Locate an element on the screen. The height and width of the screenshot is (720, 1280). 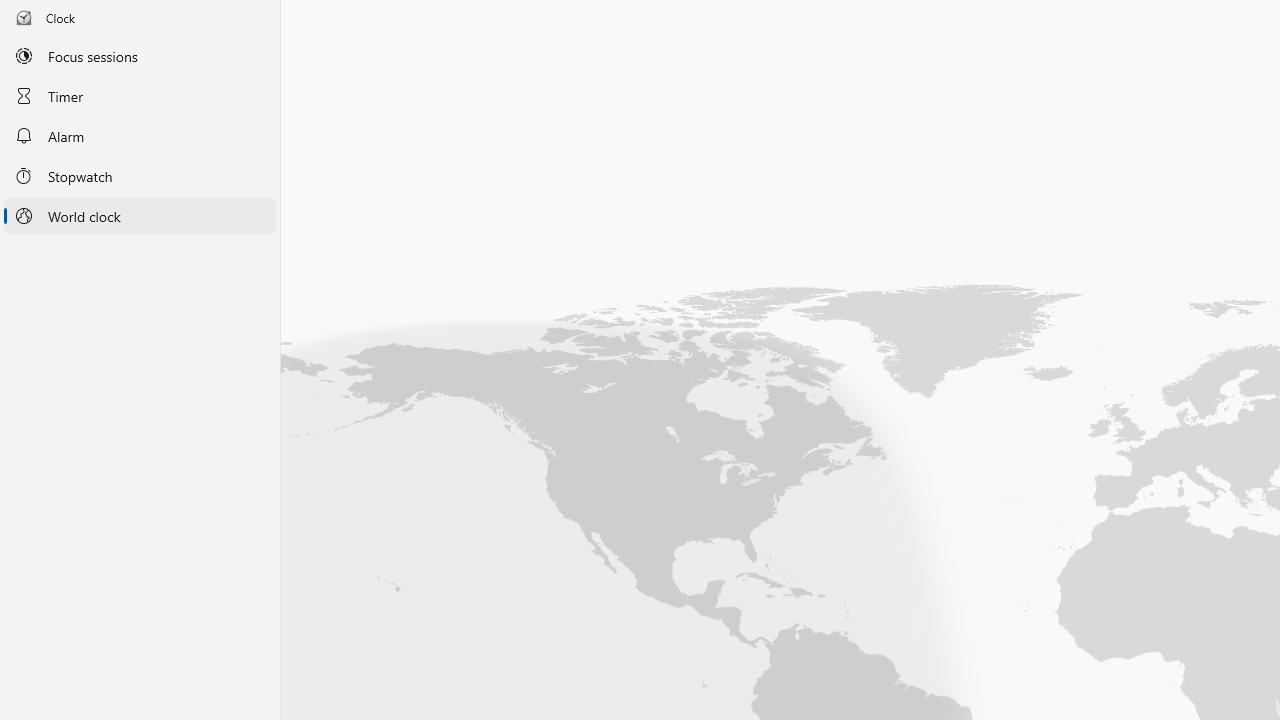
'Timer' is located at coordinates (139, 95).